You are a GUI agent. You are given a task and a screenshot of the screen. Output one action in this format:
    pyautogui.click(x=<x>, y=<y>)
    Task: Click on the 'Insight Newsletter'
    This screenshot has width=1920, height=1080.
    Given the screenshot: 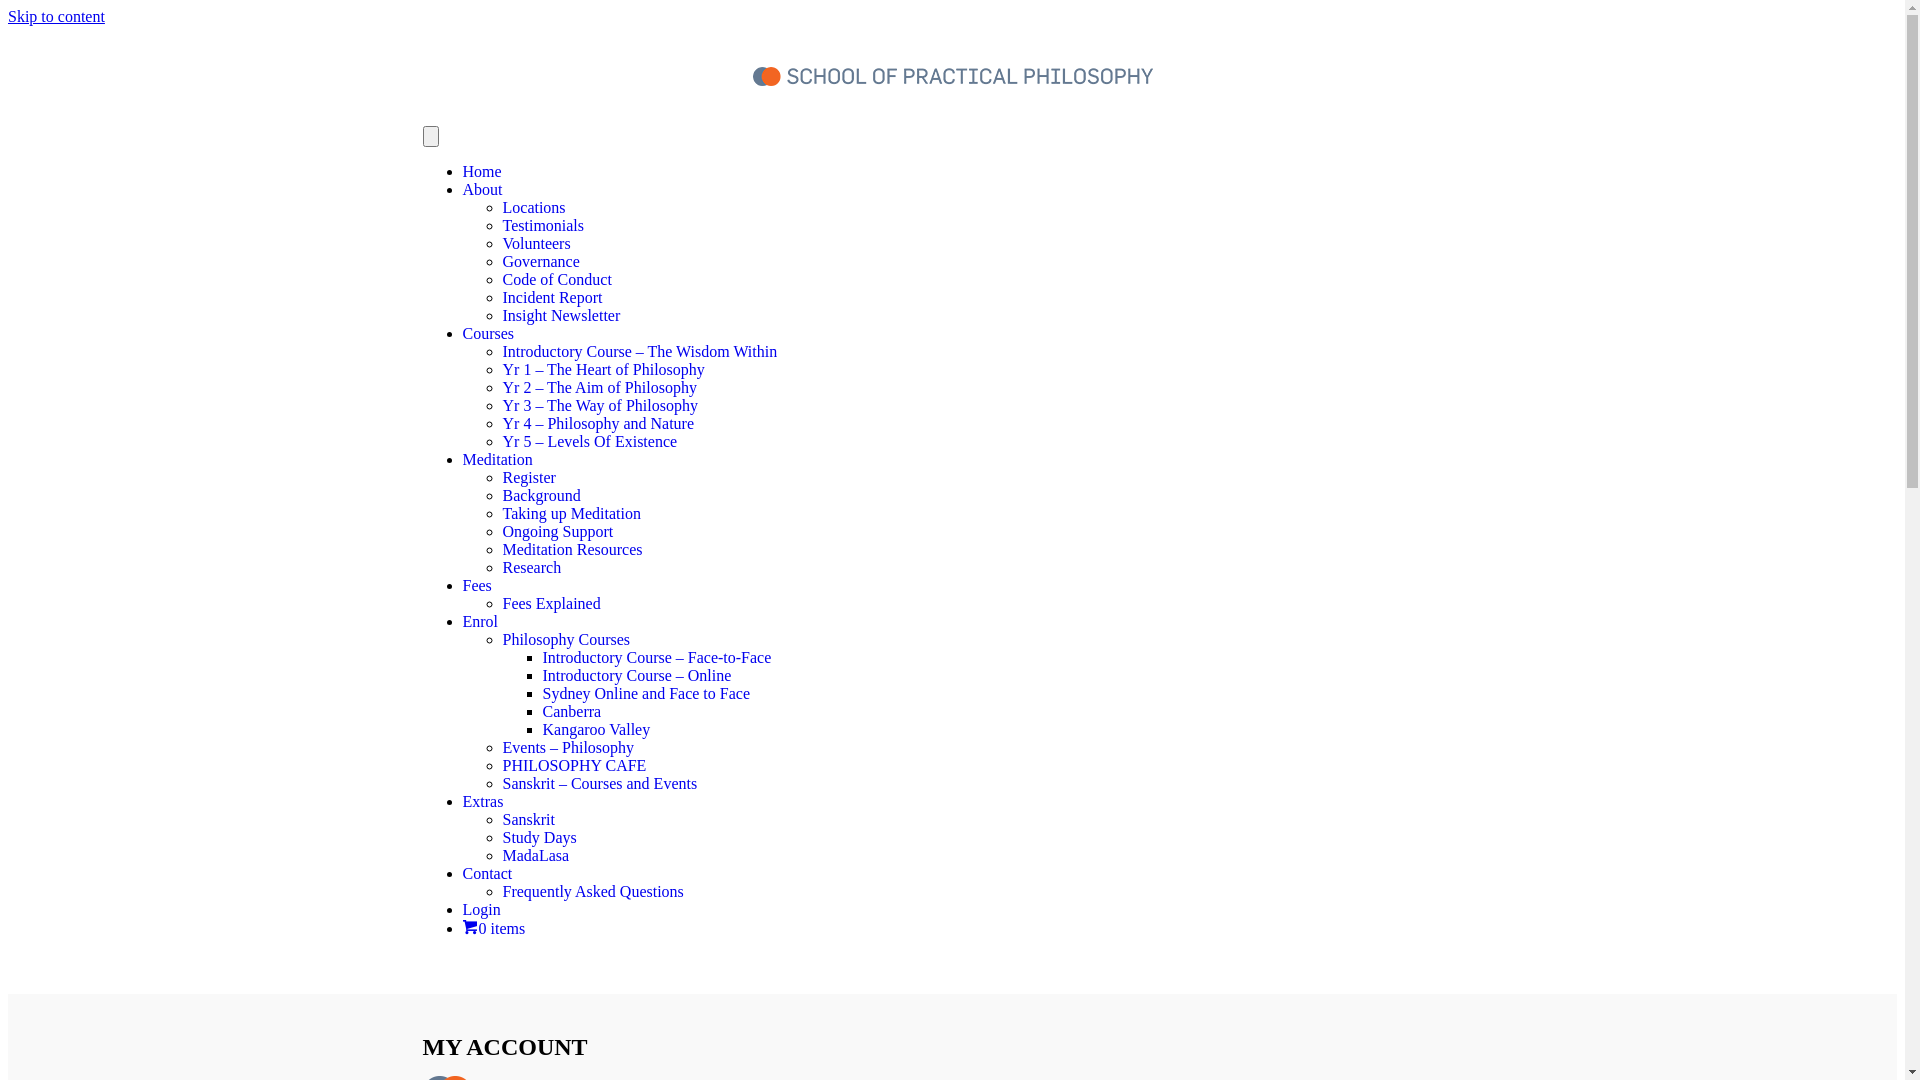 What is the action you would take?
    pyautogui.click(x=560, y=315)
    